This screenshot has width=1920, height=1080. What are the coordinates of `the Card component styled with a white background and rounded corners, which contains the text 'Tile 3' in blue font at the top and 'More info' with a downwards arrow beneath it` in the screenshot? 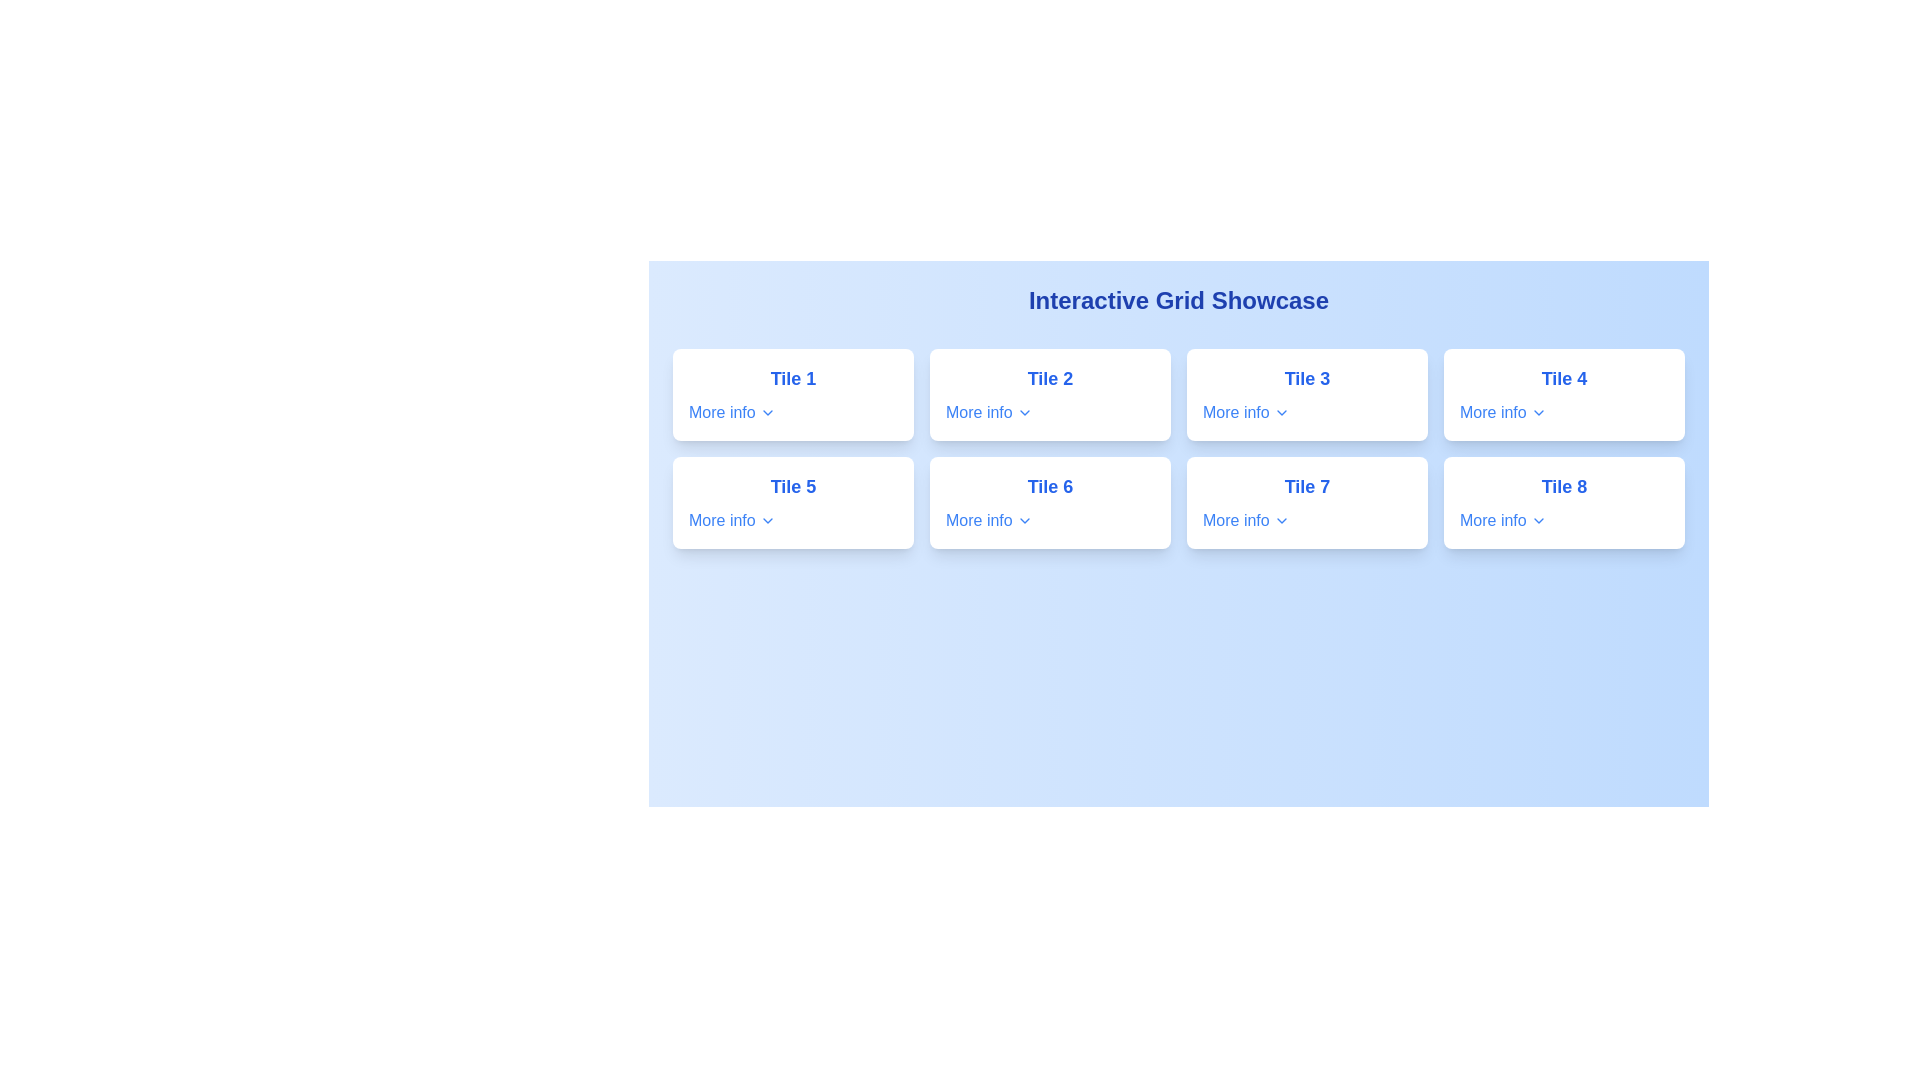 It's located at (1307, 394).